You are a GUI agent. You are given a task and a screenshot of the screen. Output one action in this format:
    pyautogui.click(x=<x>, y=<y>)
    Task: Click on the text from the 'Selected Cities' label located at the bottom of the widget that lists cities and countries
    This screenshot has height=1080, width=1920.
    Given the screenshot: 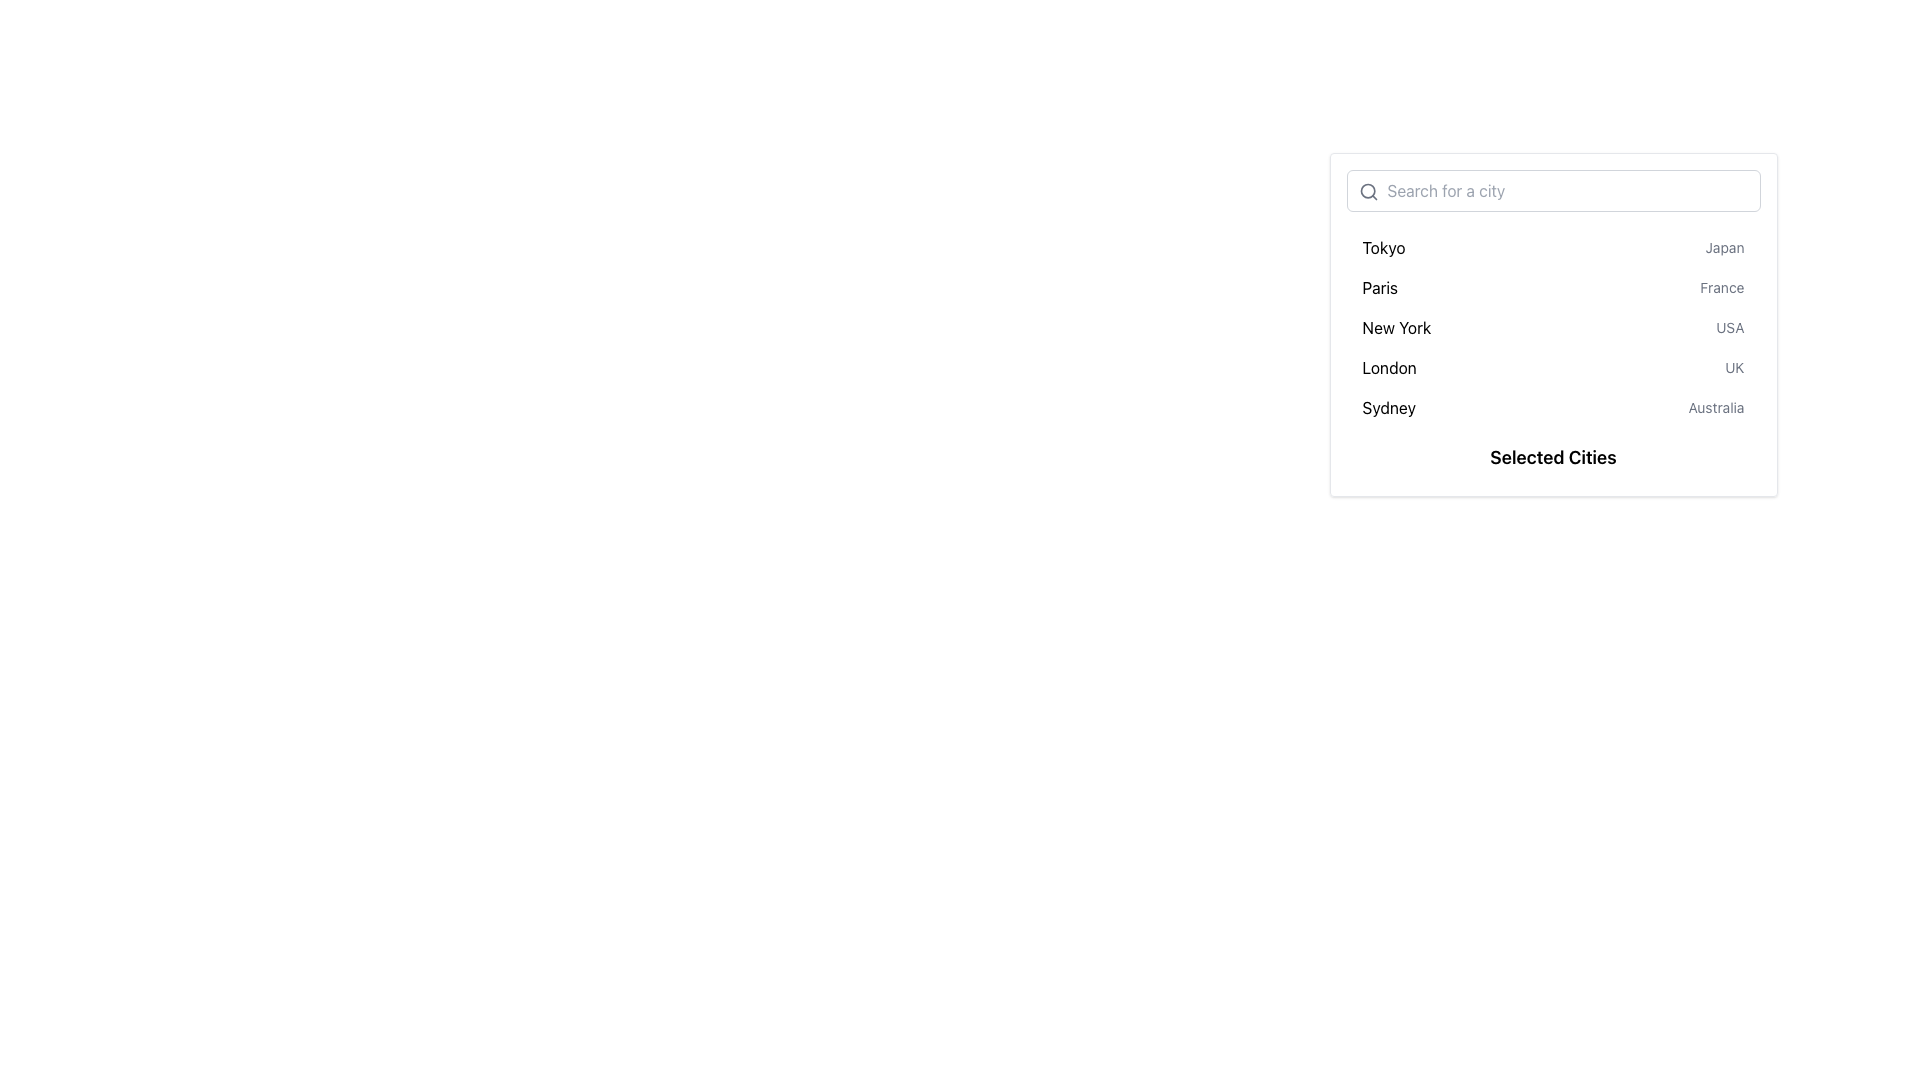 What is the action you would take?
    pyautogui.click(x=1552, y=458)
    